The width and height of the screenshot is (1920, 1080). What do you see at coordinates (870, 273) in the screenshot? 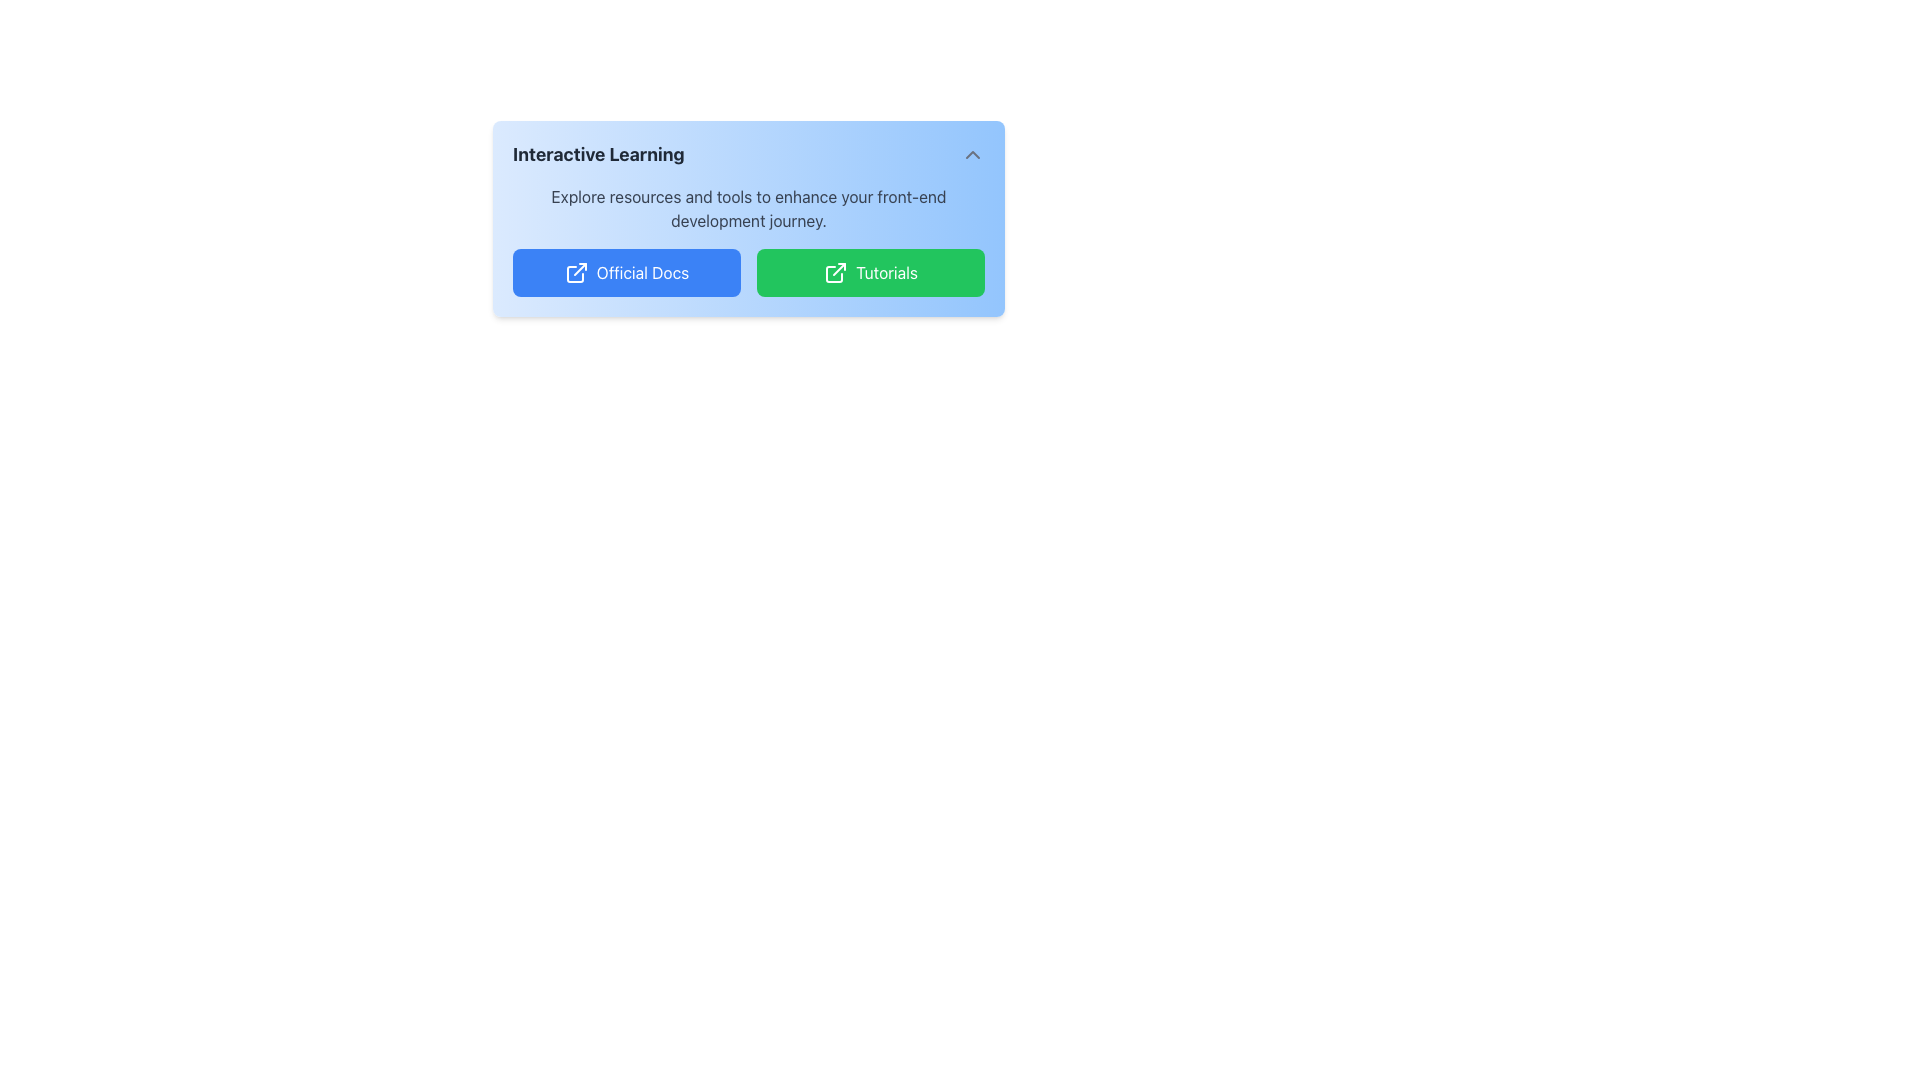
I see `the green button labeled 'Tutorials' with a white text and an external link icon to its left, located at the bottom right of the blue panel titled 'Interactive Learning'` at bounding box center [870, 273].